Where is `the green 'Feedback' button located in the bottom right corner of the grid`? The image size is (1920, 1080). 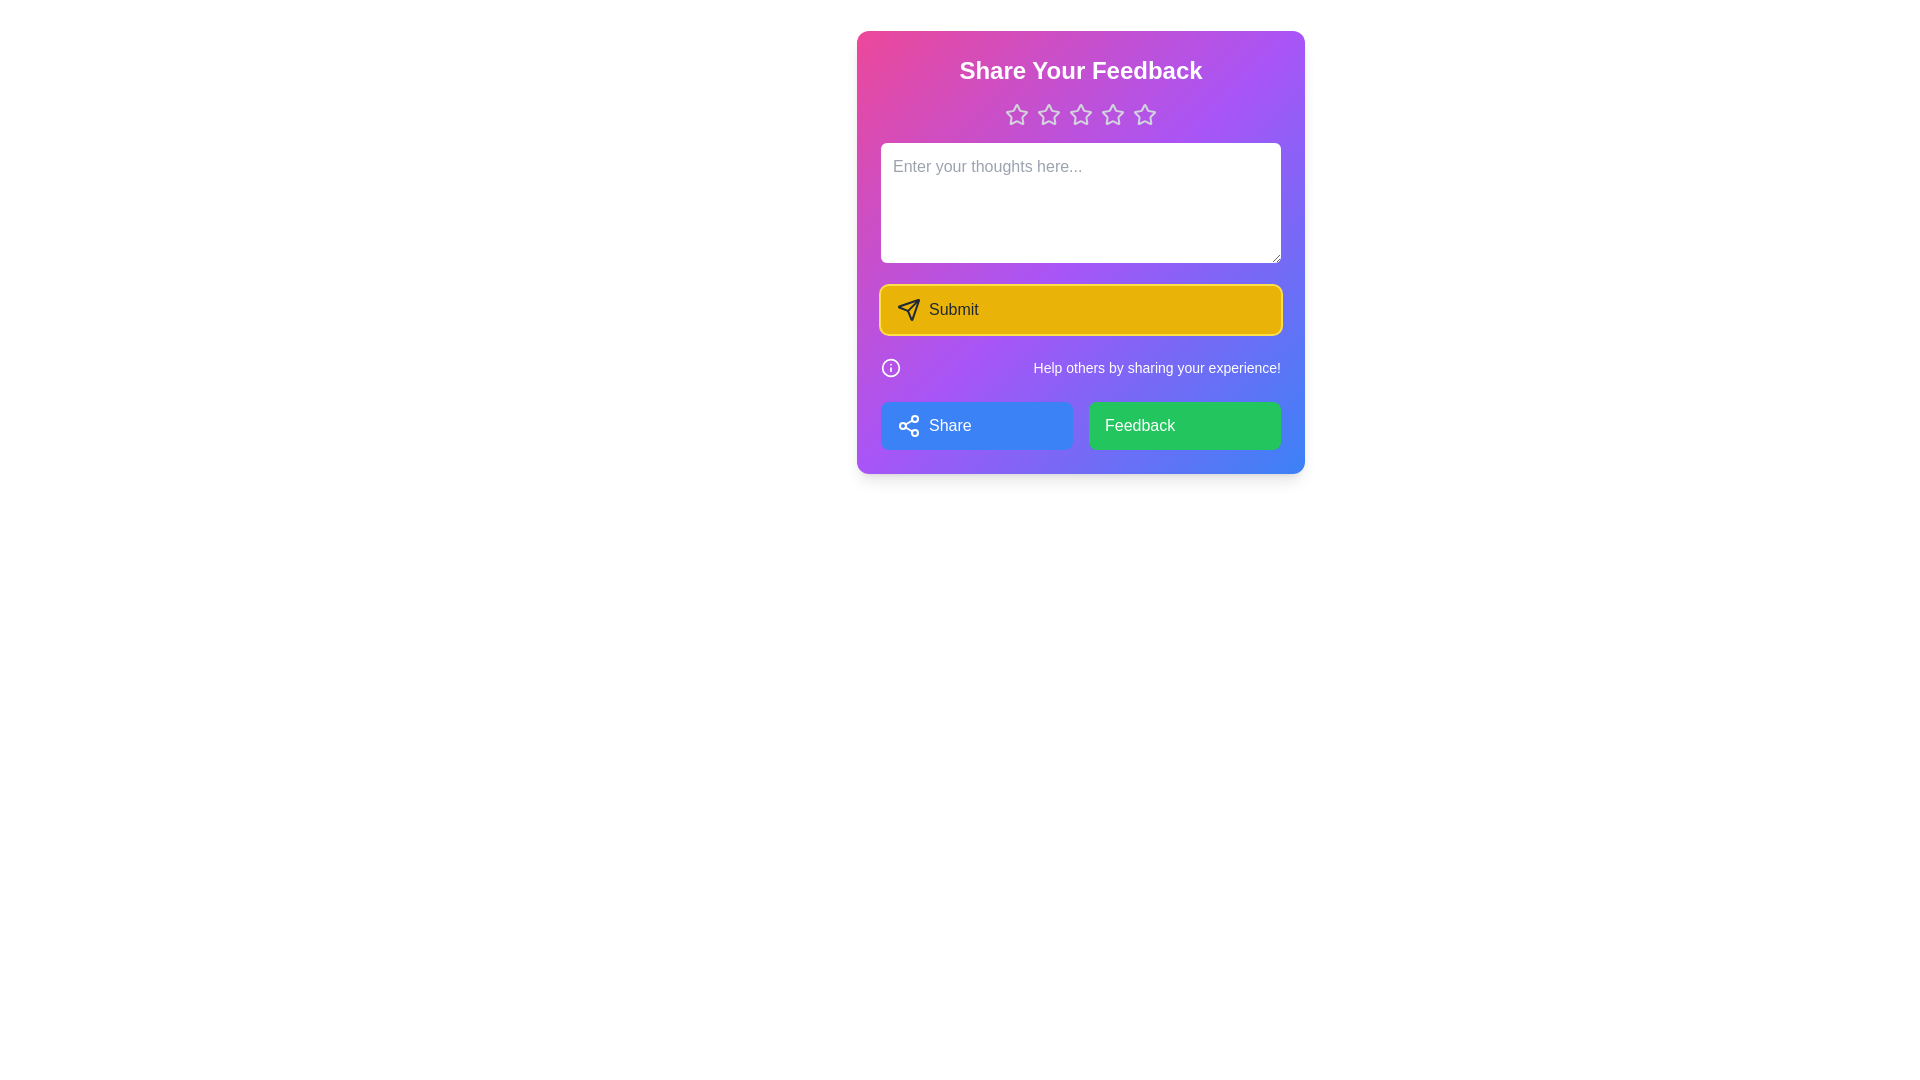 the green 'Feedback' button located in the bottom right corner of the grid is located at coordinates (1185, 424).